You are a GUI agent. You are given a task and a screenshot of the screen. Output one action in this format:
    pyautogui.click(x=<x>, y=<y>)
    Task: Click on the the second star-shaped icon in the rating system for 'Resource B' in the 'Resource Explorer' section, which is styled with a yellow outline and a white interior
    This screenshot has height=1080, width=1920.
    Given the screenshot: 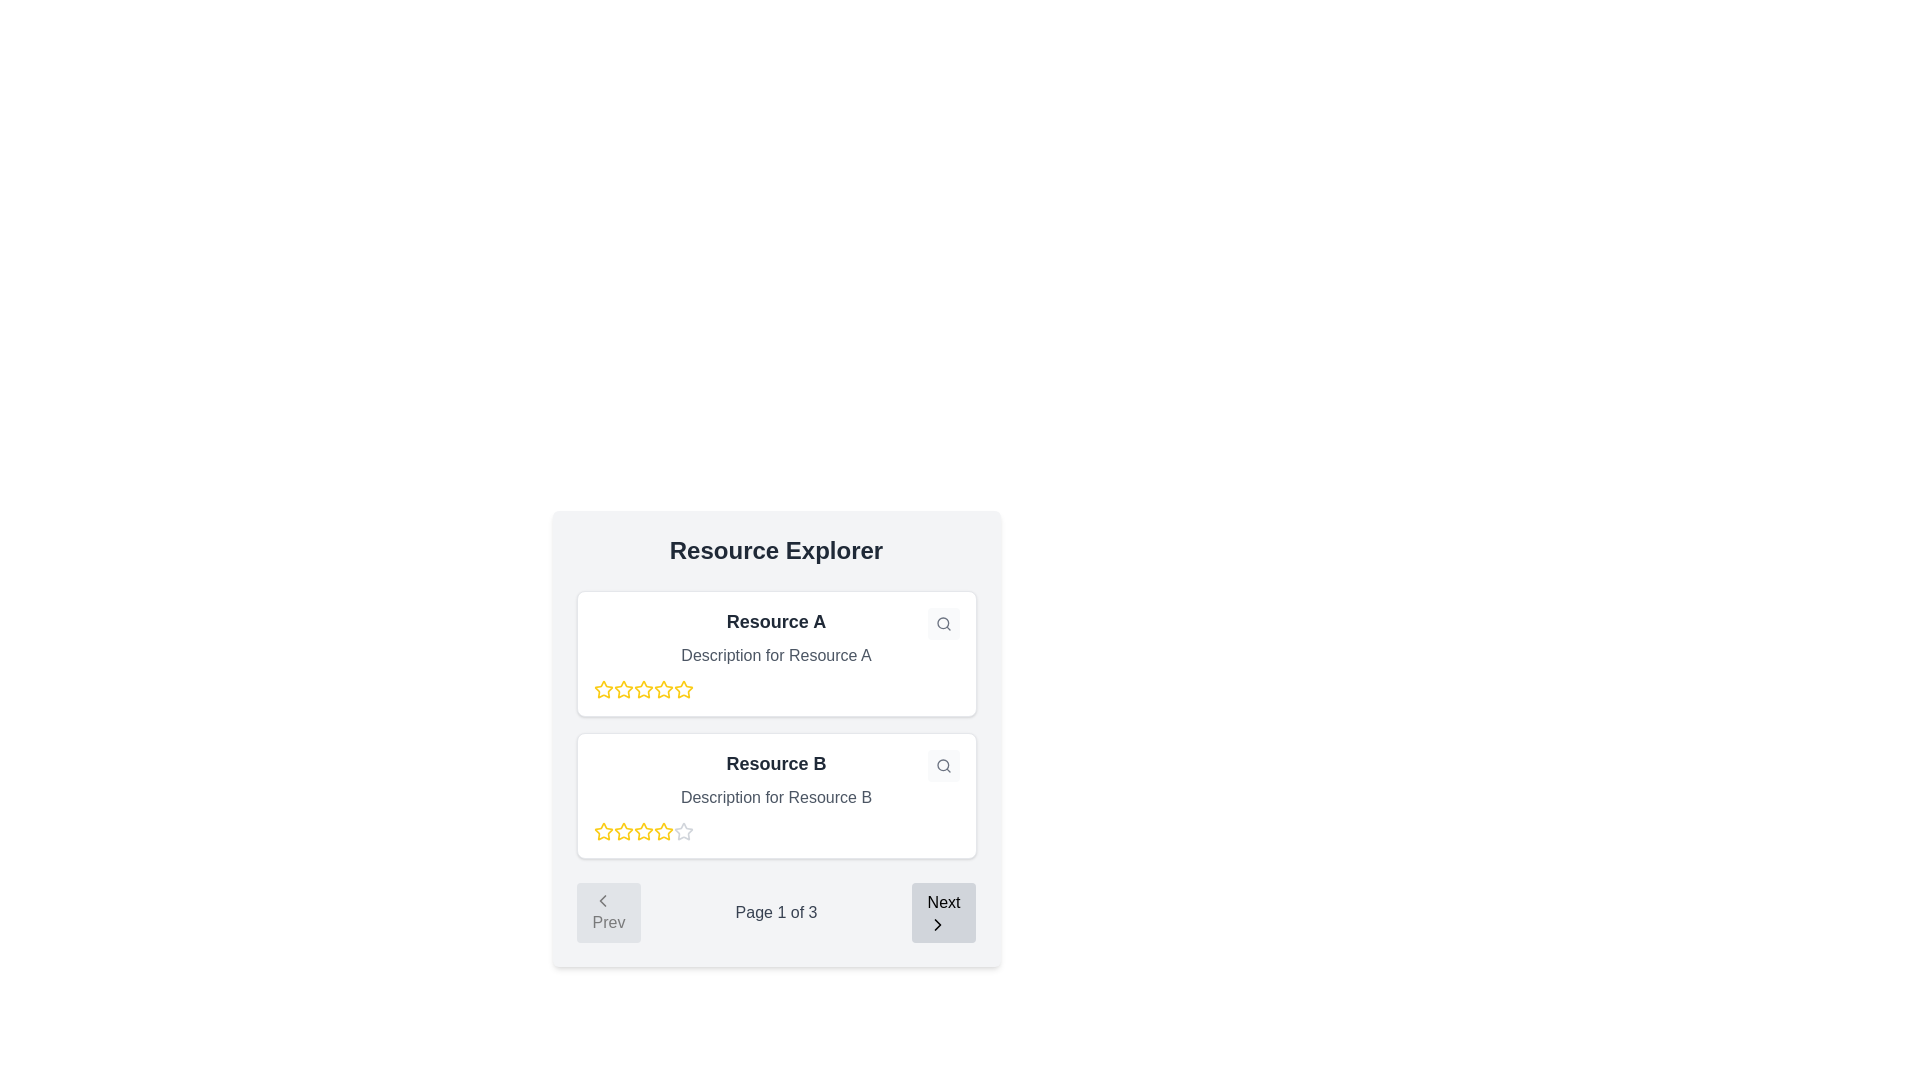 What is the action you would take?
    pyautogui.click(x=622, y=831)
    